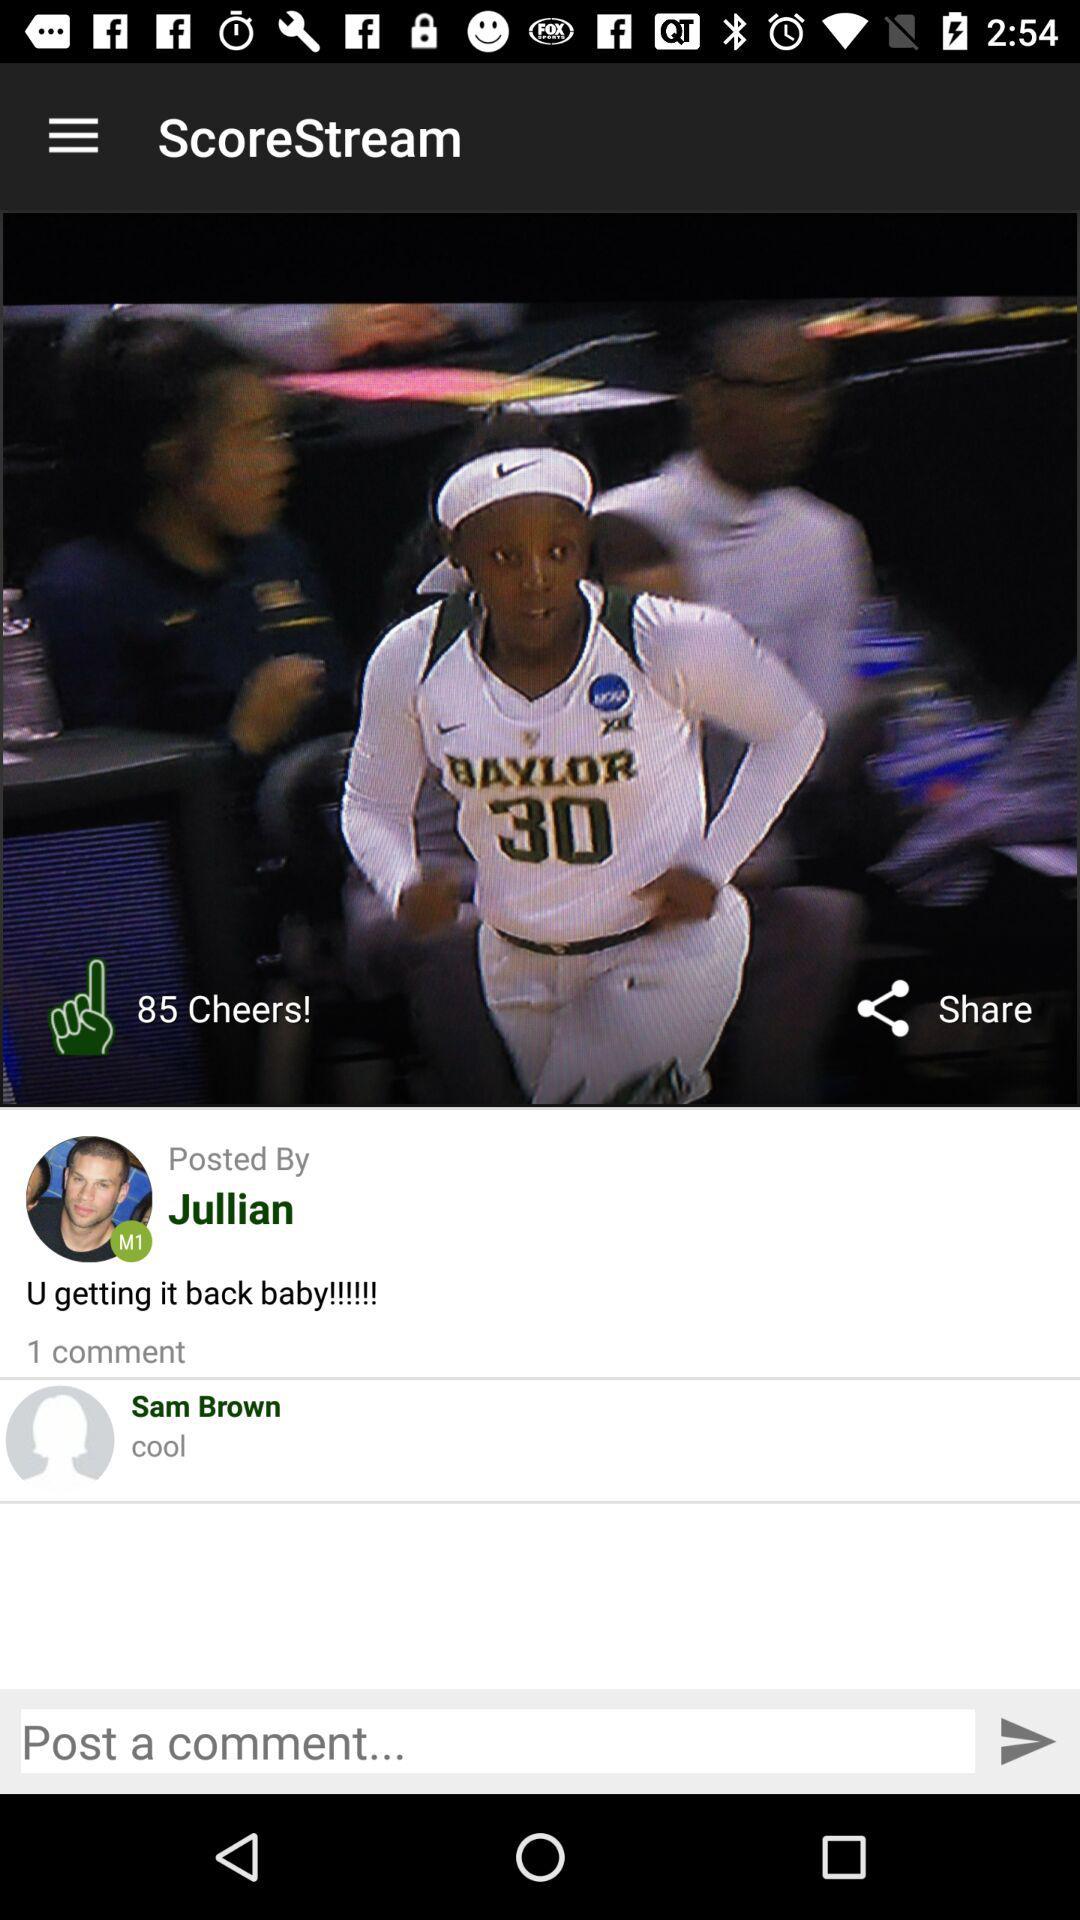  What do you see at coordinates (882, 1008) in the screenshot?
I see `the icon next to the share icon` at bounding box center [882, 1008].